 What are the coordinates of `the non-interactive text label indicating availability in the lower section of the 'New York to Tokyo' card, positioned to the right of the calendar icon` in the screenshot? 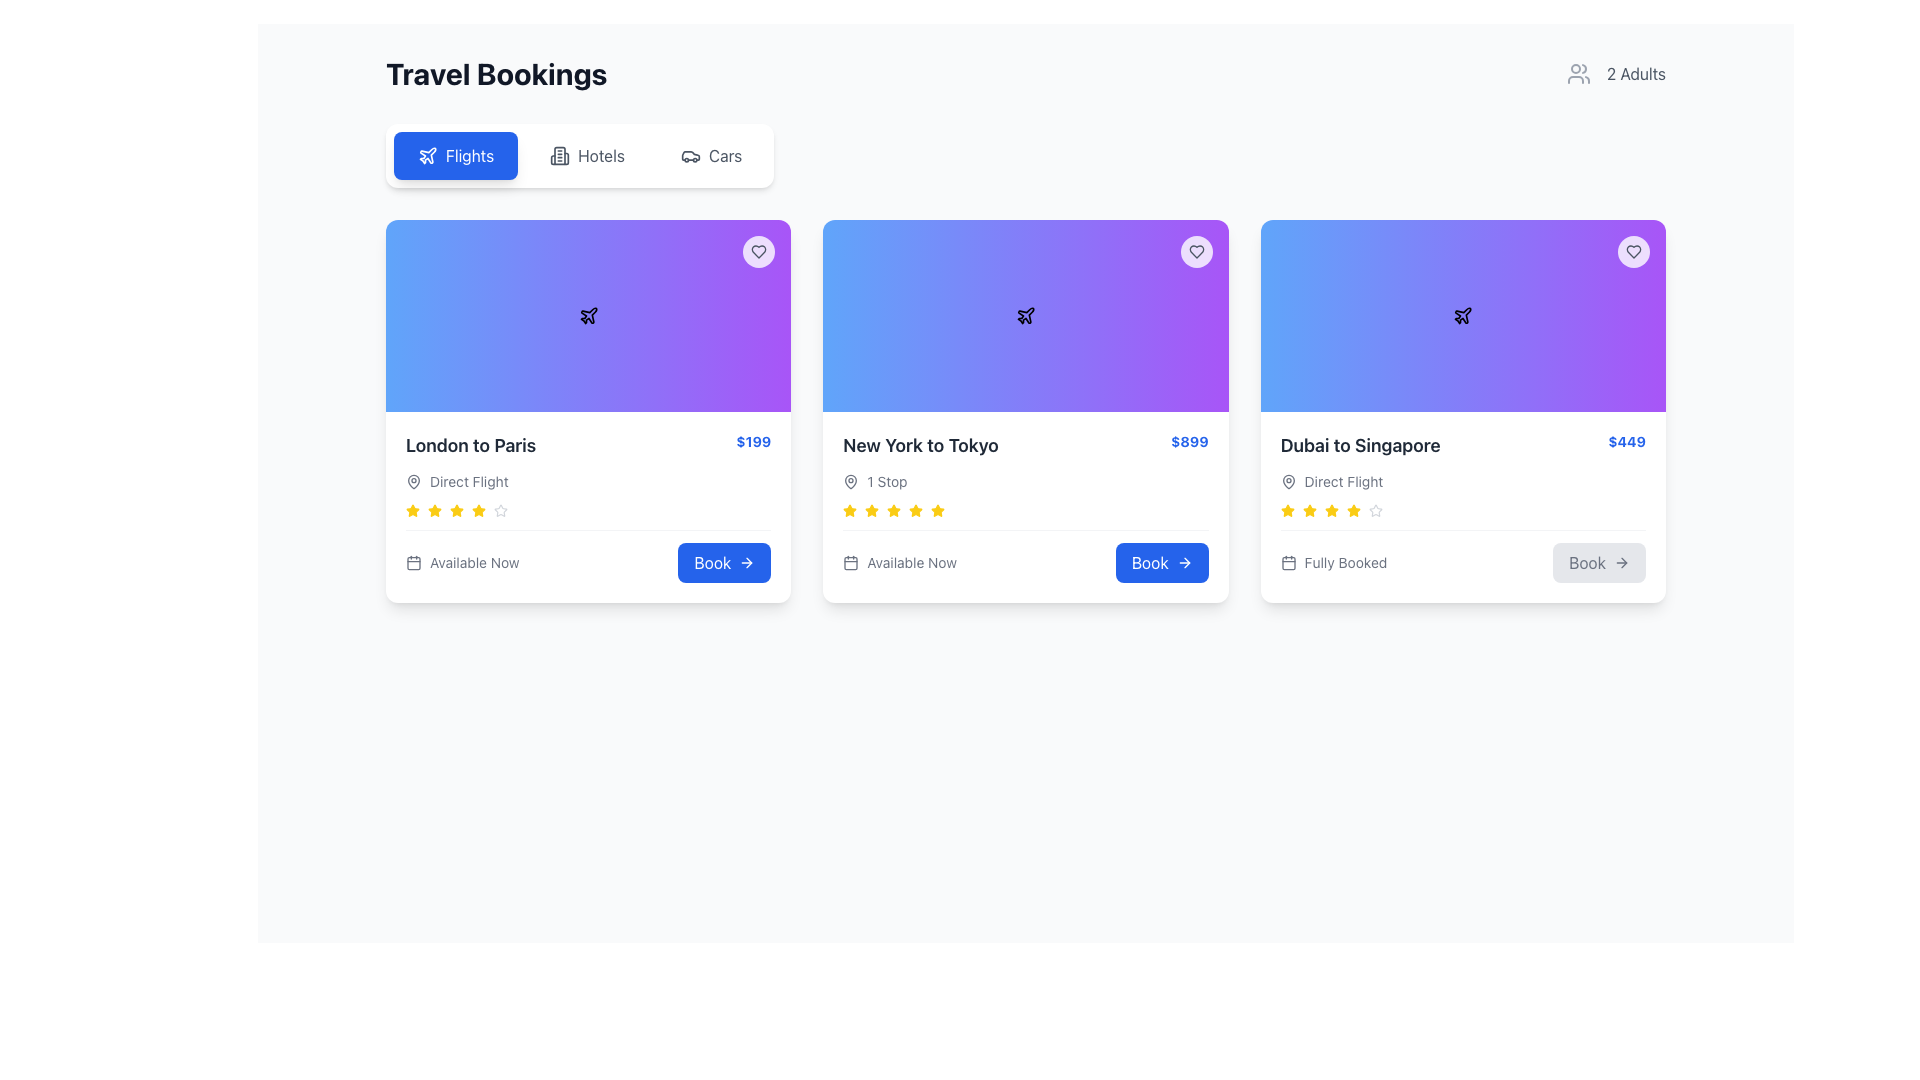 It's located at (473, 563).